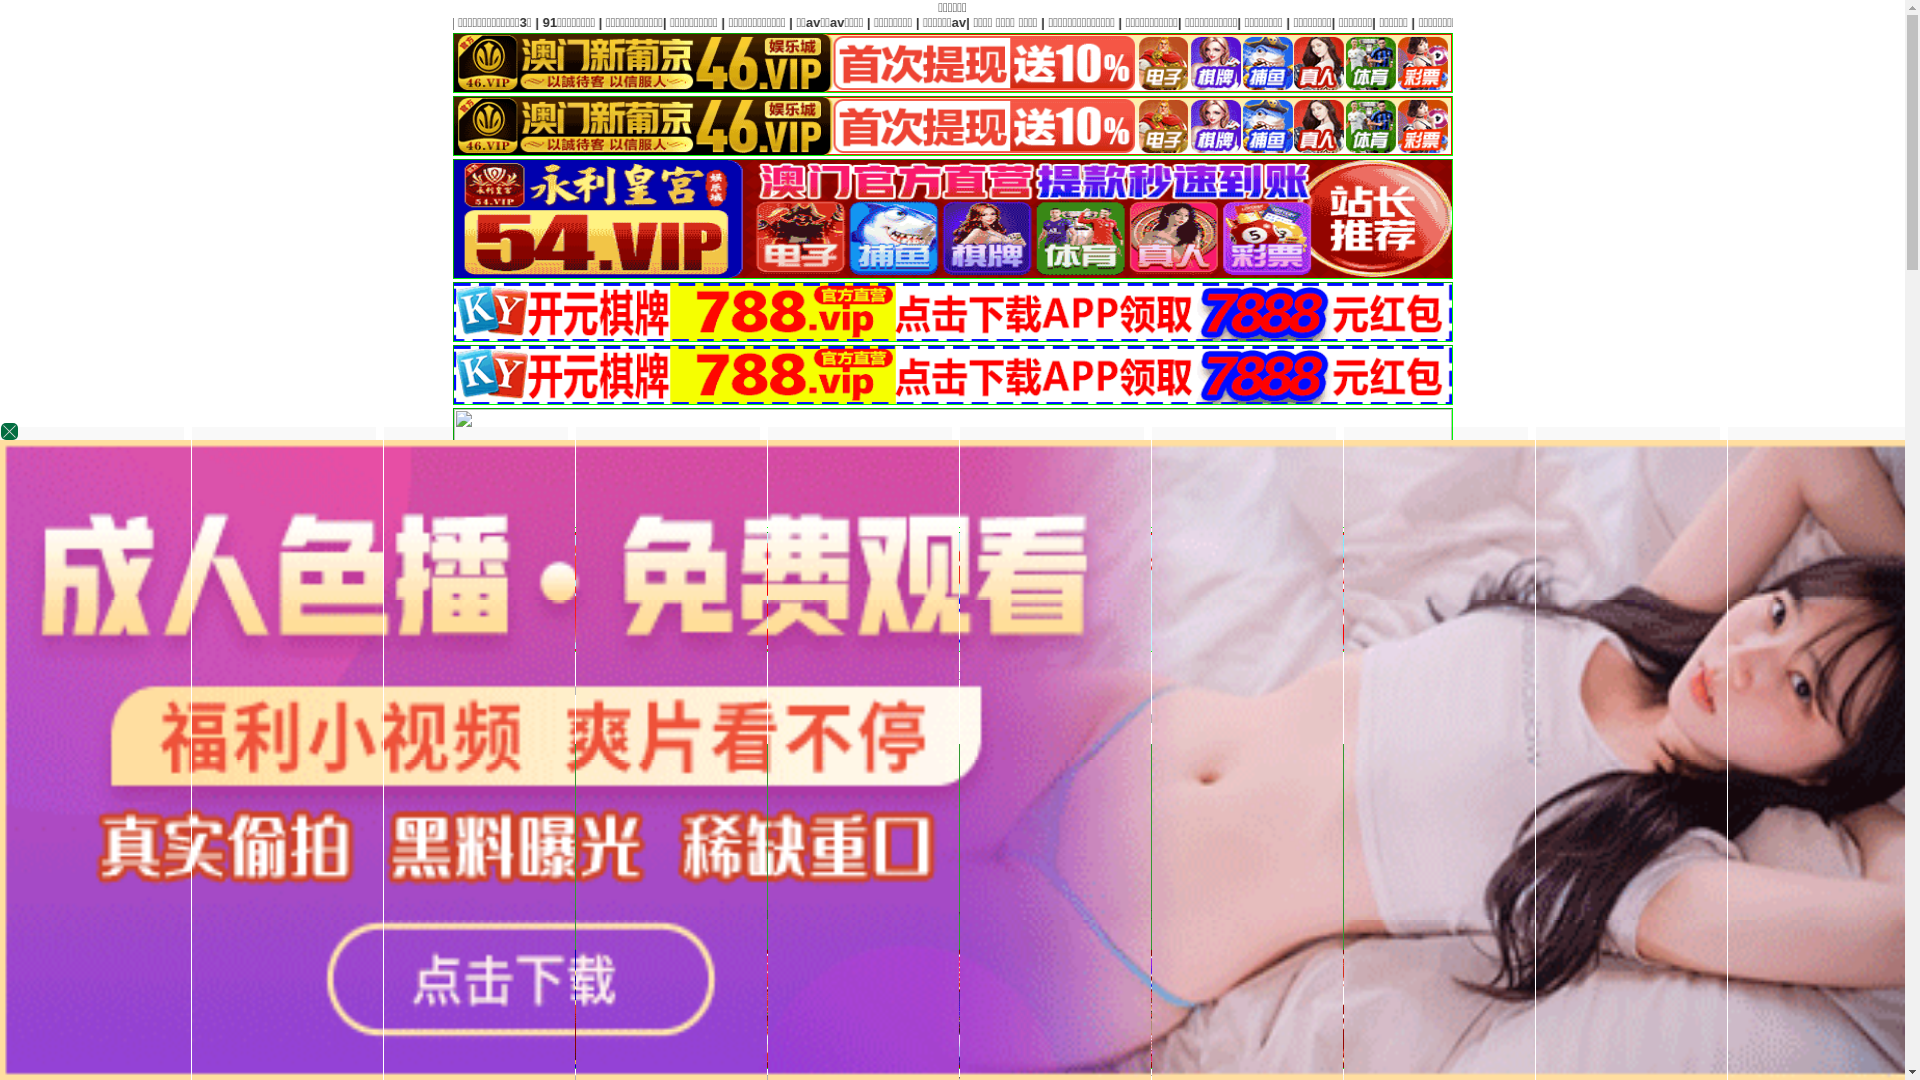  Describe the element at coordinates (1603, 22) in the screenshot. I see `'|'` at that location.